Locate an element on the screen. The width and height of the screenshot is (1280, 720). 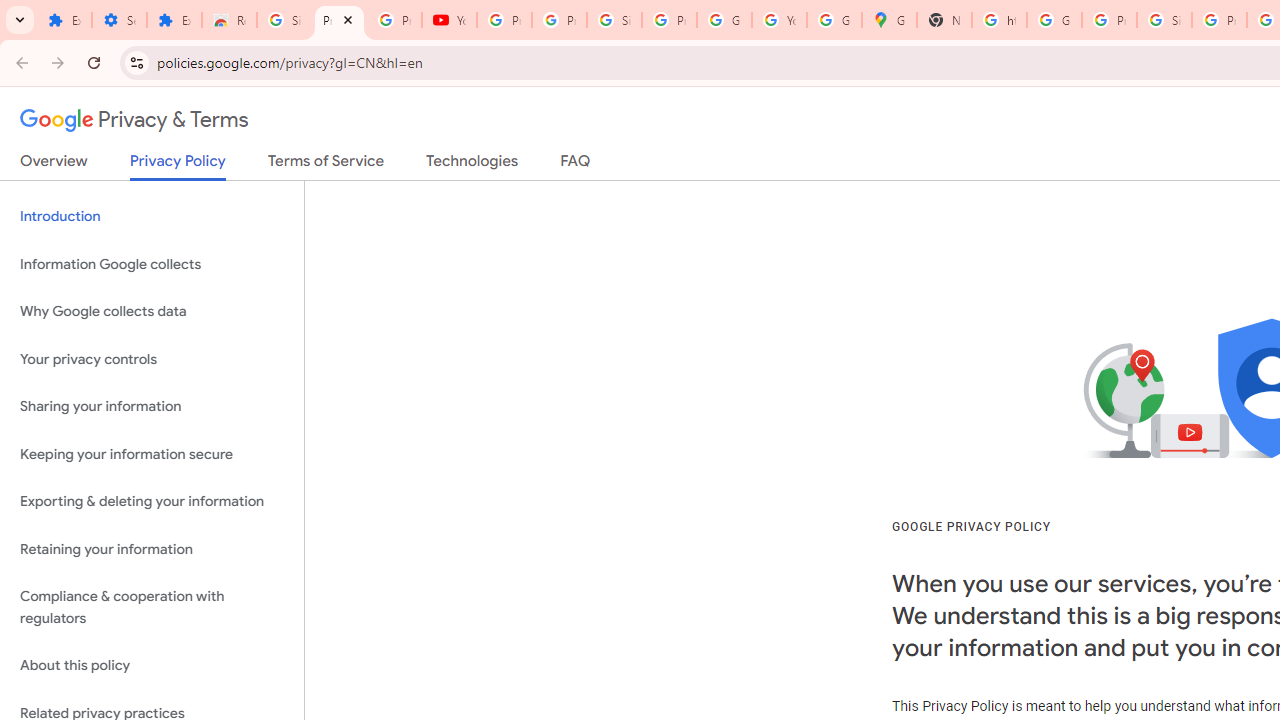
'Google Maps' is located at coordinates (887, 20).